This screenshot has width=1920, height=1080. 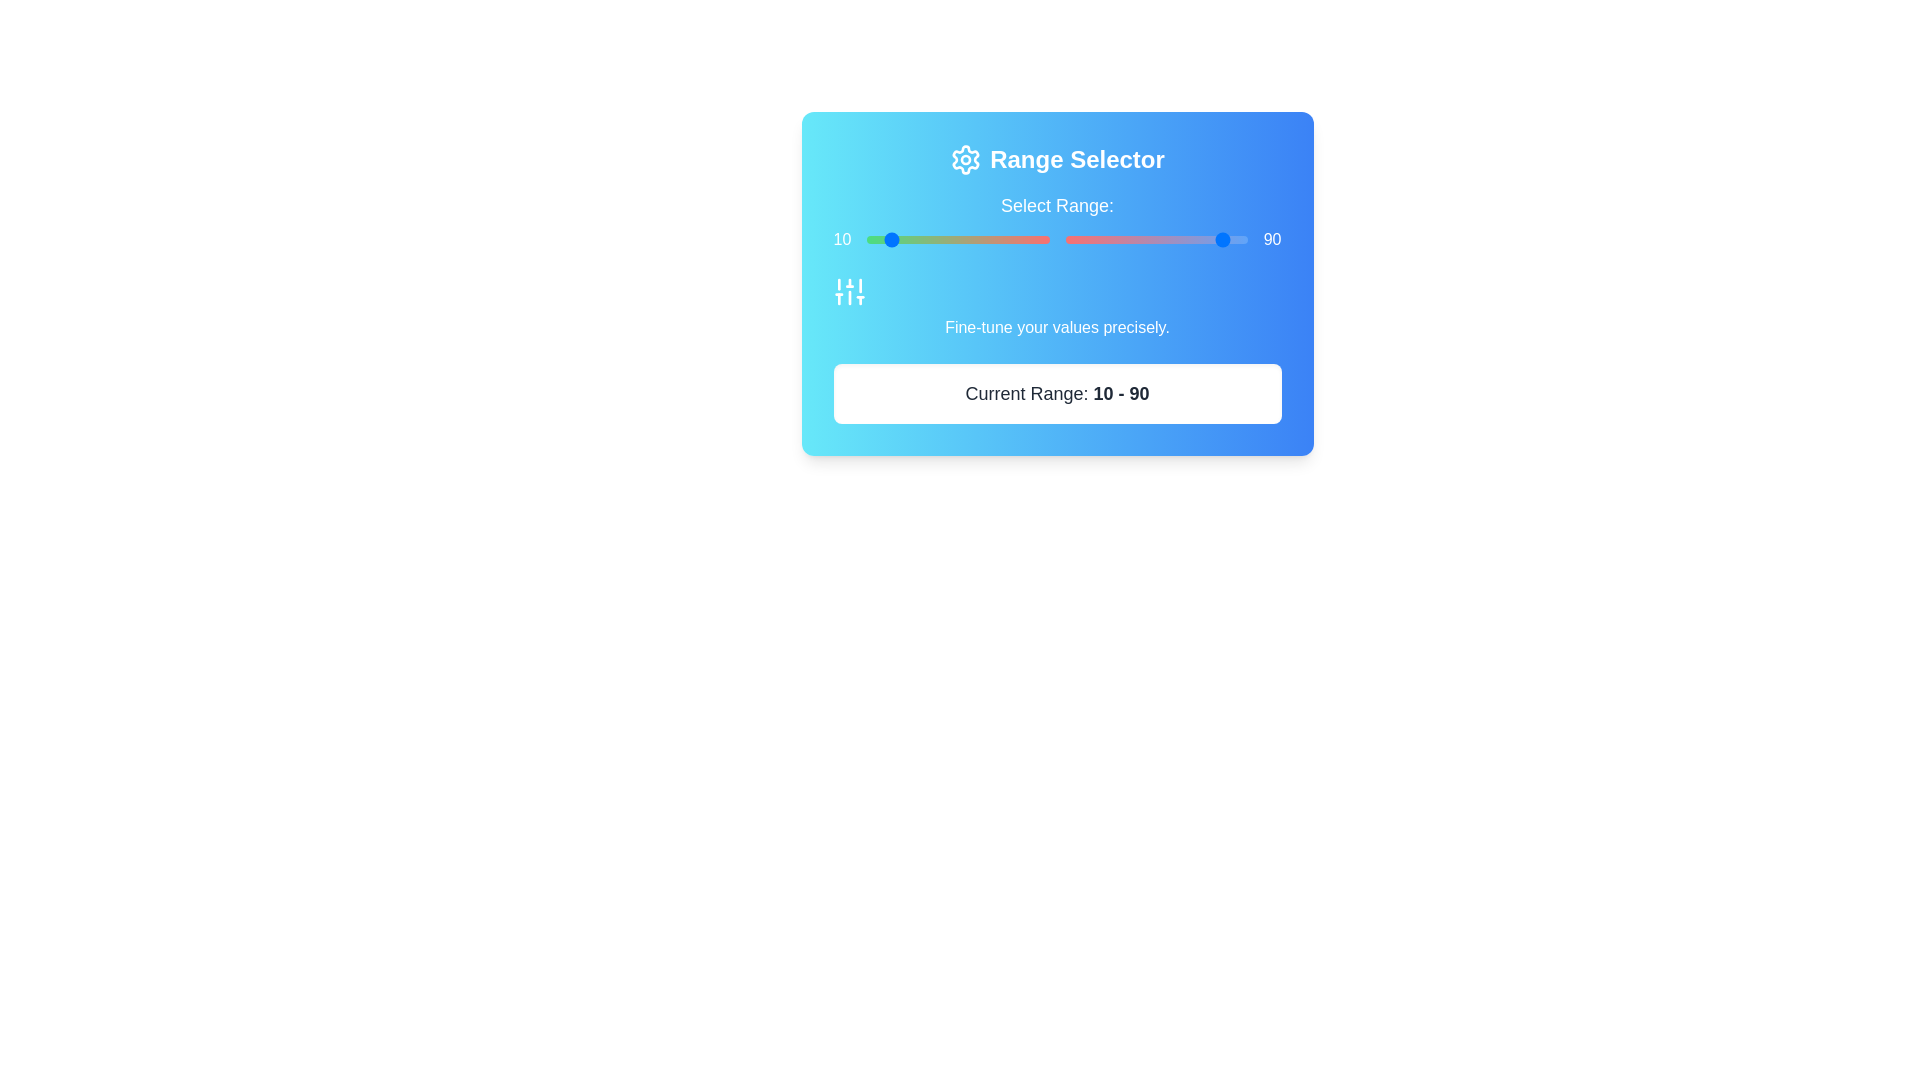 I want to click on the right range slider to set its value to 43, so click(x=1143, y=238).